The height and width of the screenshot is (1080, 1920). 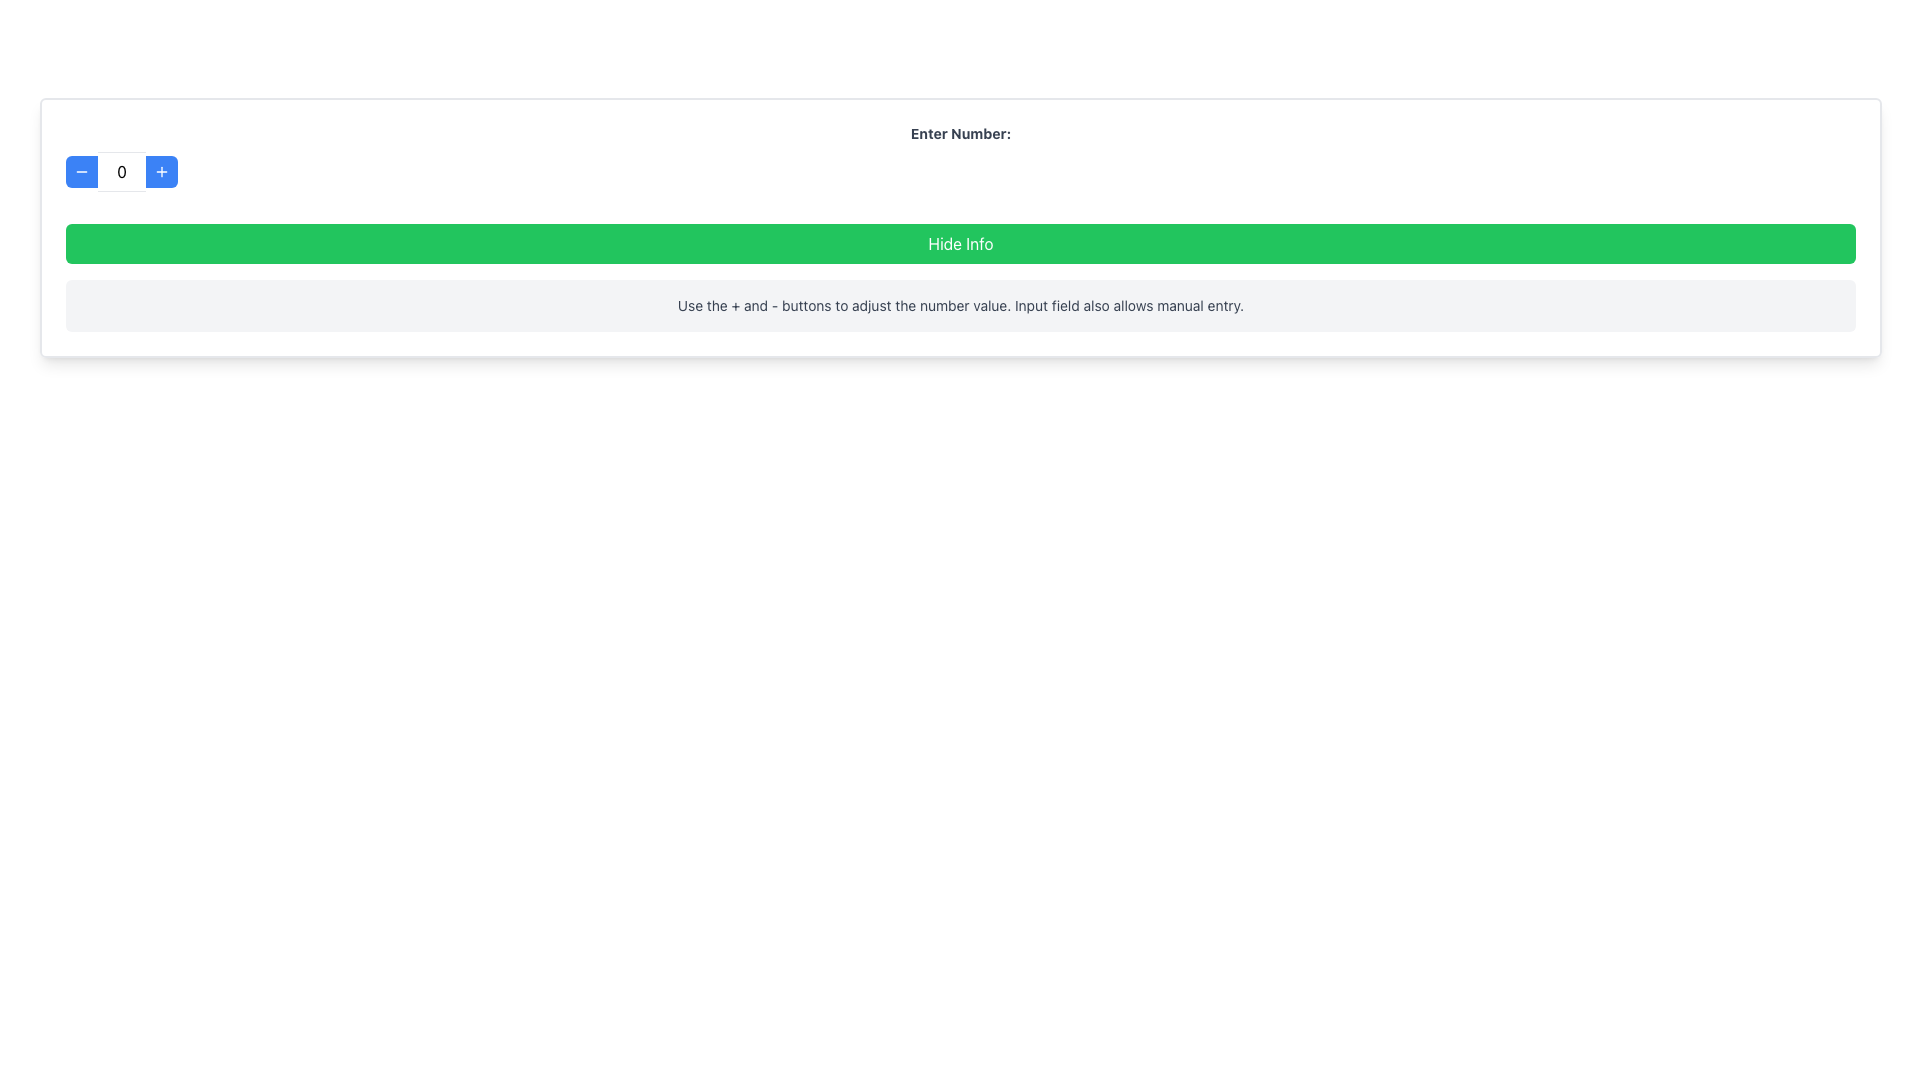 I want to click on displayed instructions from the informational text located below the green 'Hide Info' button, so click(x=960, y=305).